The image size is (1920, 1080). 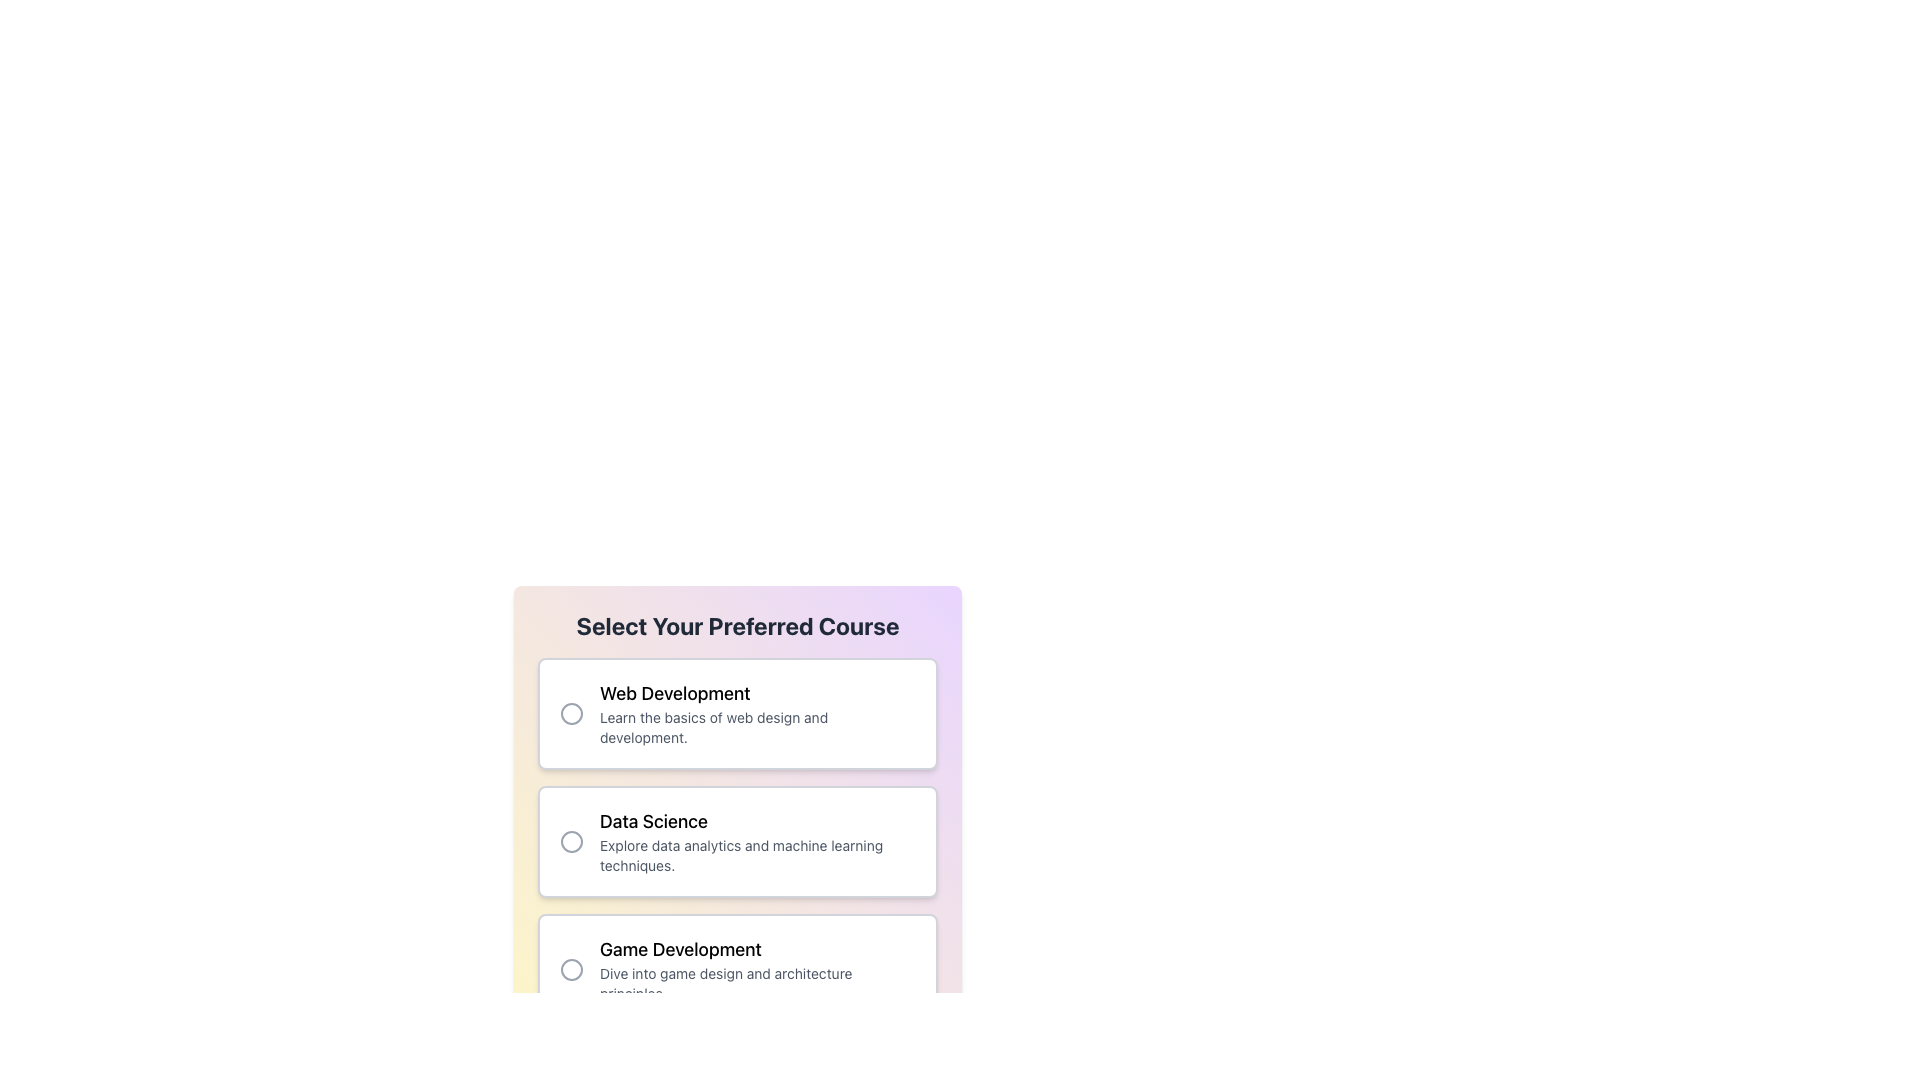 What do you see at coordinates (570, 841) in the screenshot?
I see `the selectable icon or radio button associated with 'Data Science'` at bounding box center [570, 841].